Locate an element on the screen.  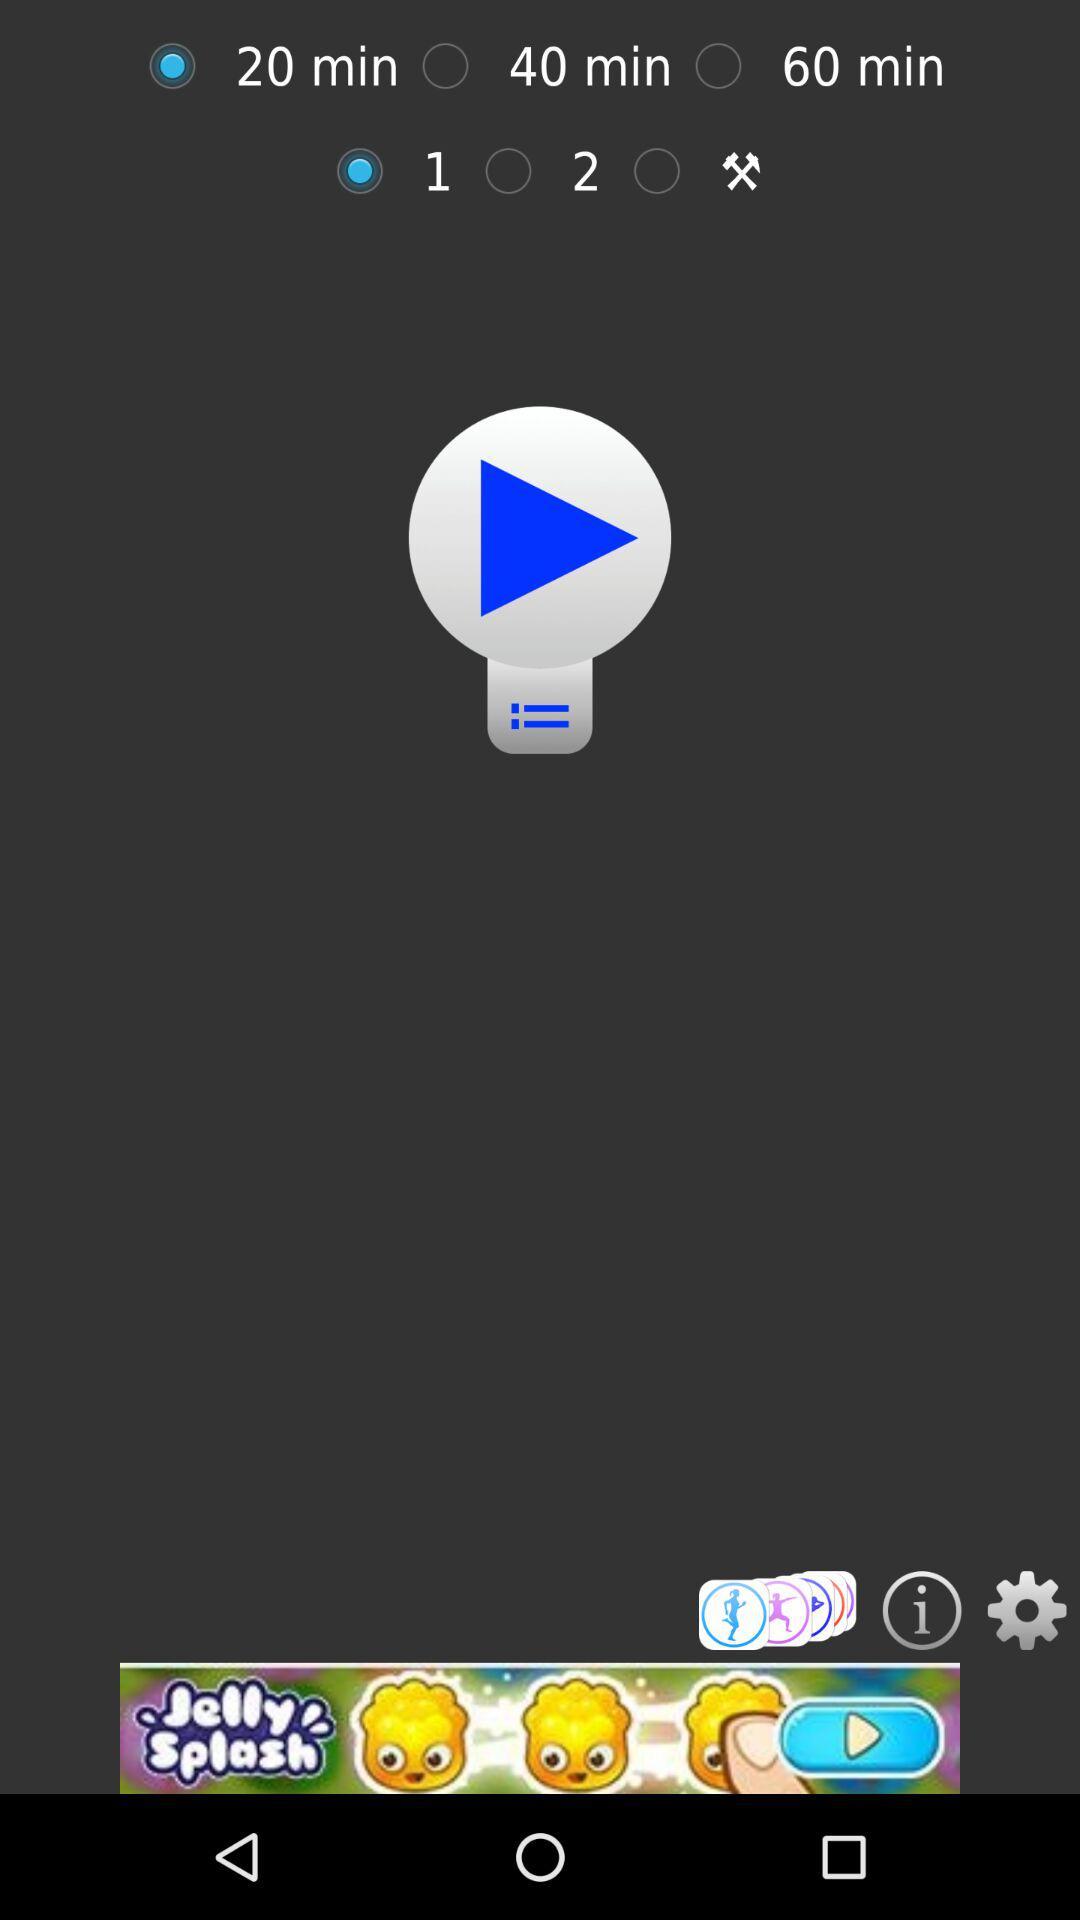
open advertisement for jellysplash is located at coordinates (540, 1727).